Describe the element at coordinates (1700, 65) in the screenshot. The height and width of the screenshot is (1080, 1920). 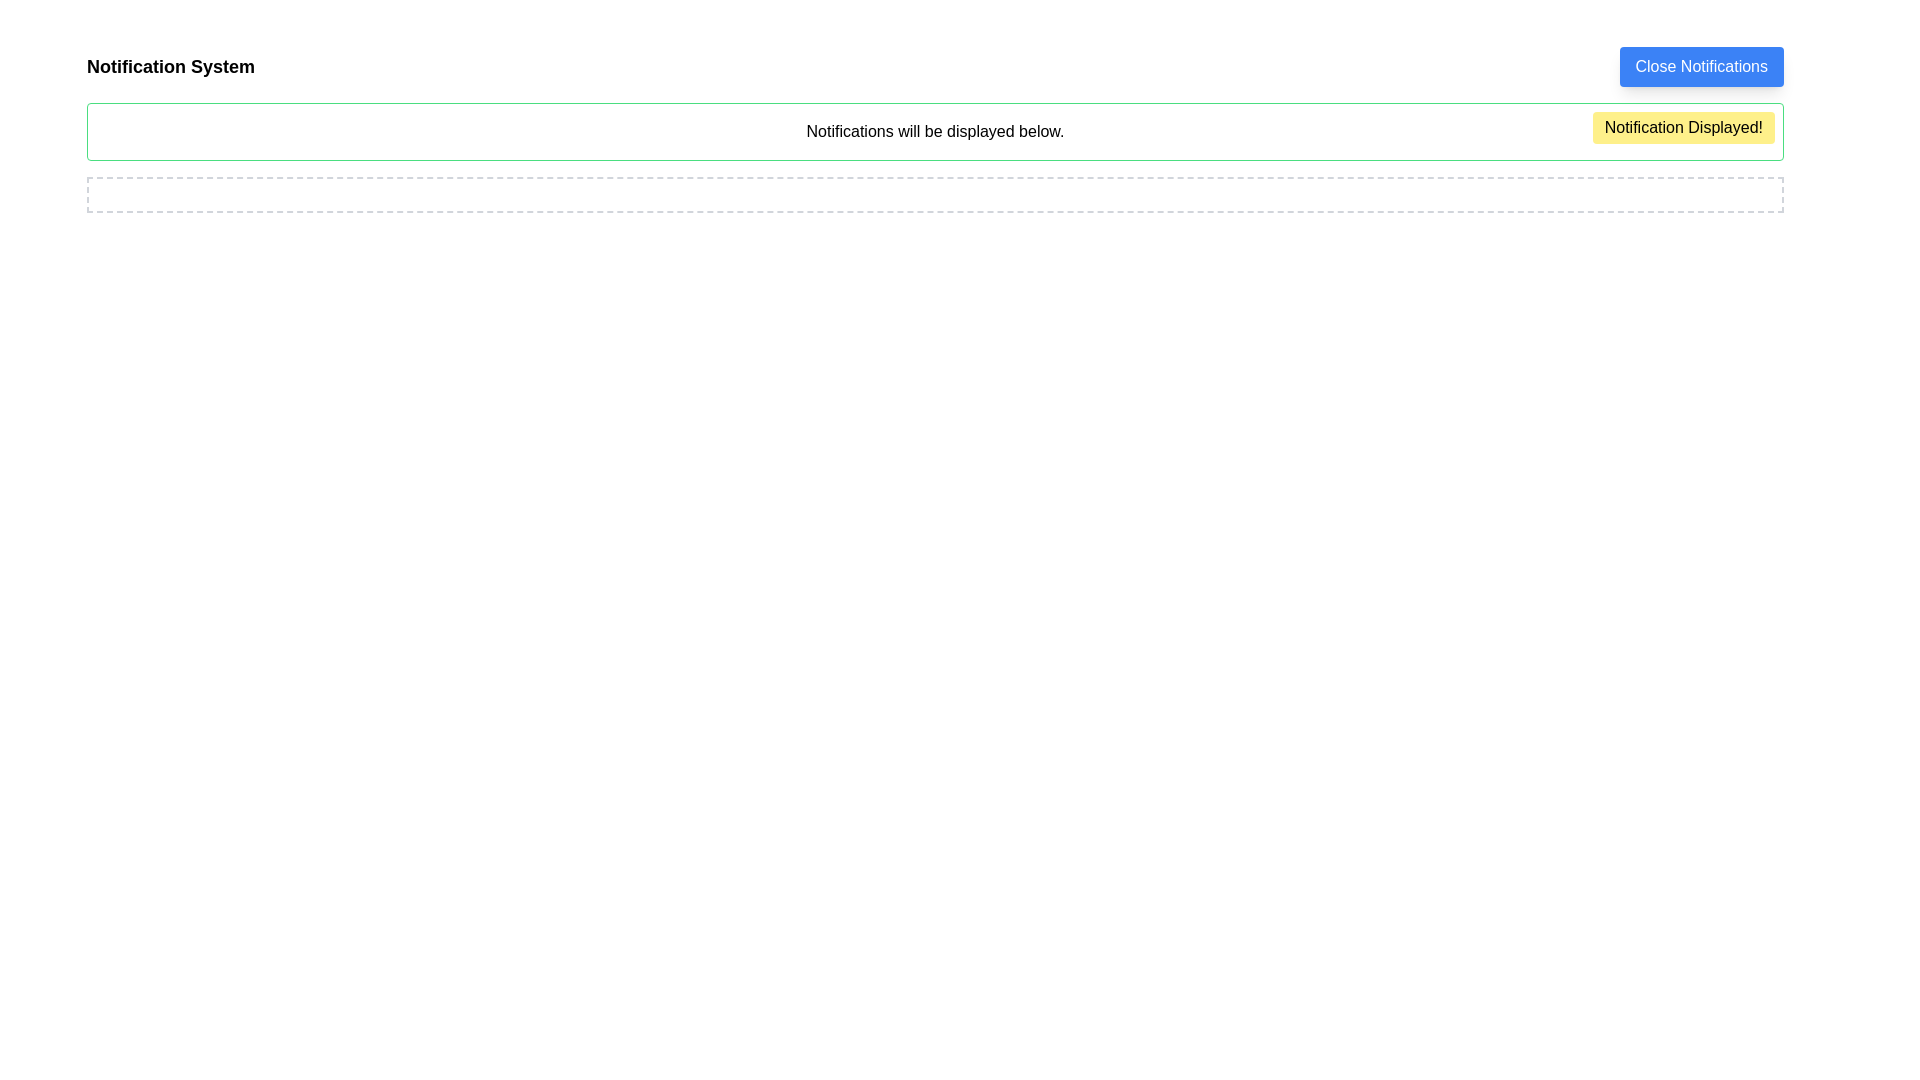
I see `the close button located in the top-right corner of the notification panel to observe its hover effect` at that location.